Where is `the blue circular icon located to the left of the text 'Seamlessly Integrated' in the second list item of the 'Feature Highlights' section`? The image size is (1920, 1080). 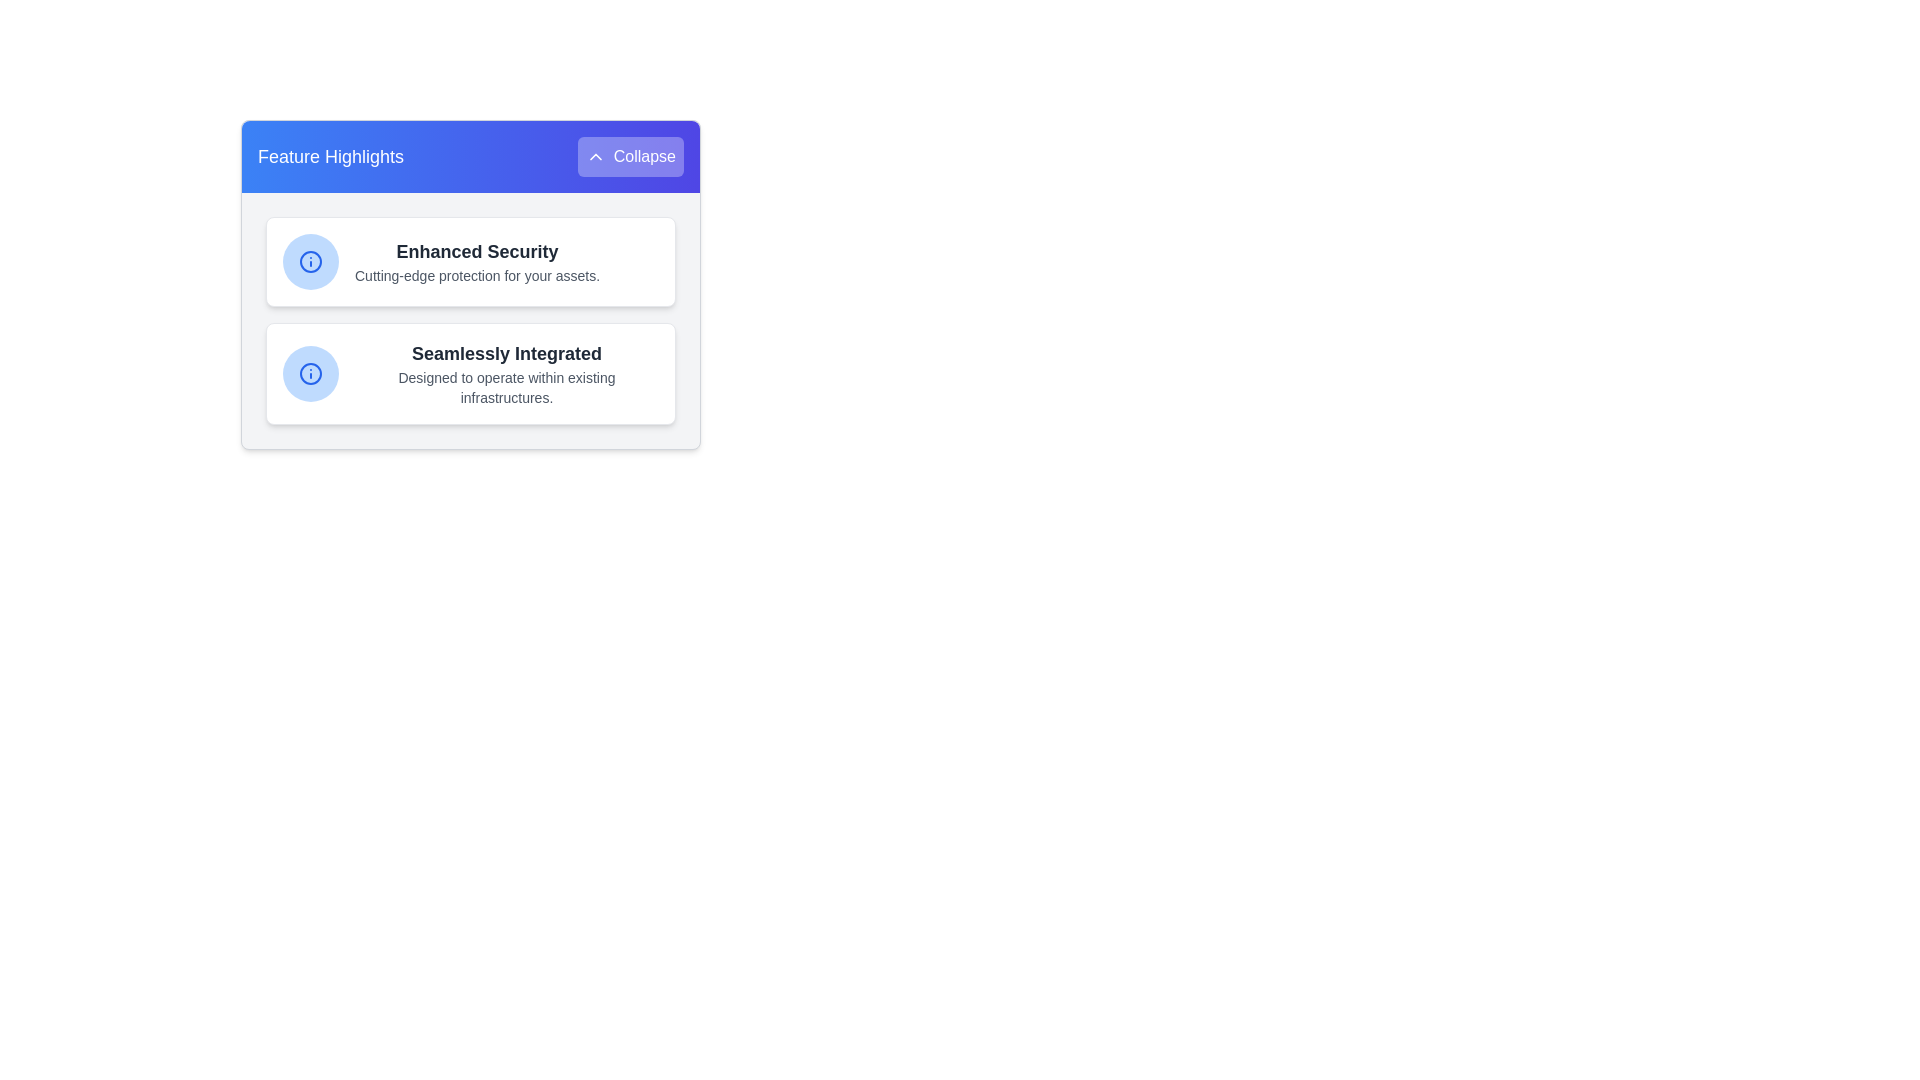 the blue circular icon located to the left of the text 'Seamlessly Integrated' in the second list item of the 'Feature Highlights' section is located at coordinates (310, 374).